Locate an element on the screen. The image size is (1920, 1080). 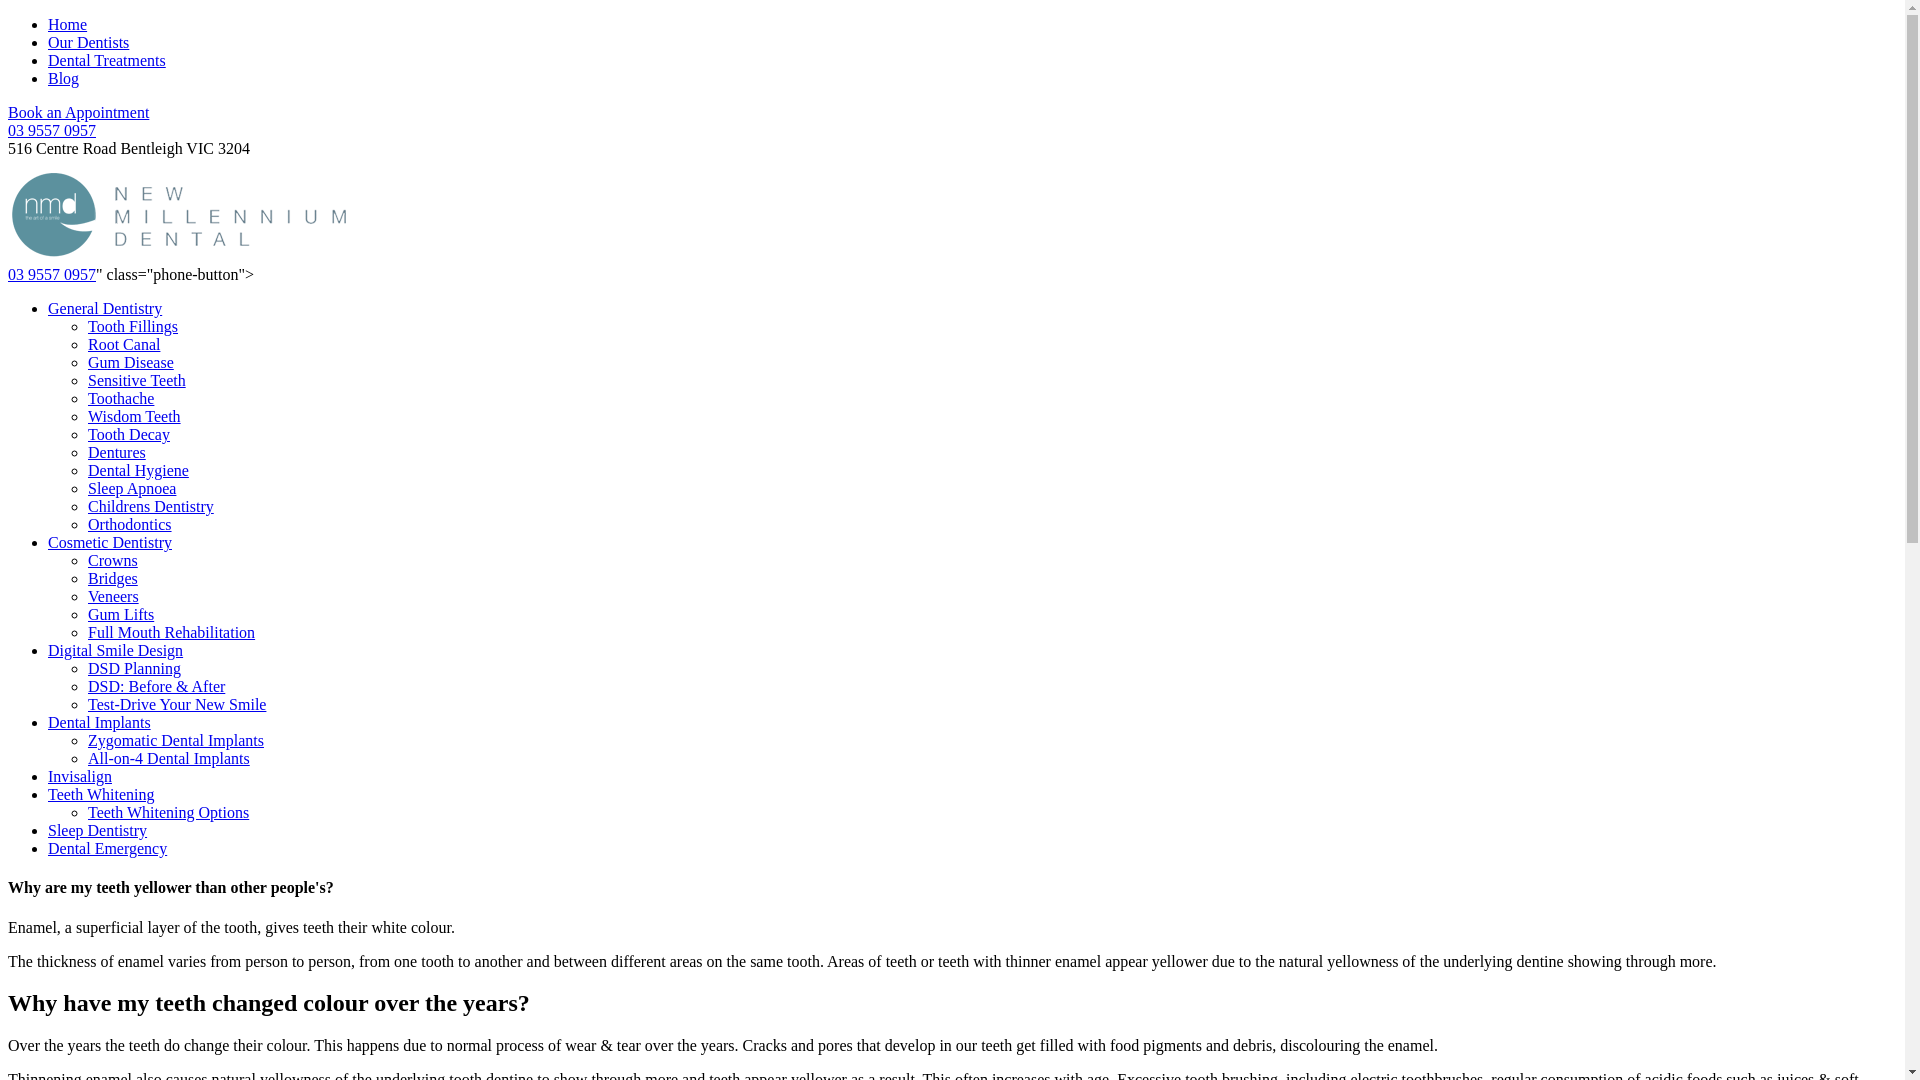
'Cosmetic Dentistry' is located at coordinates (109, 542).